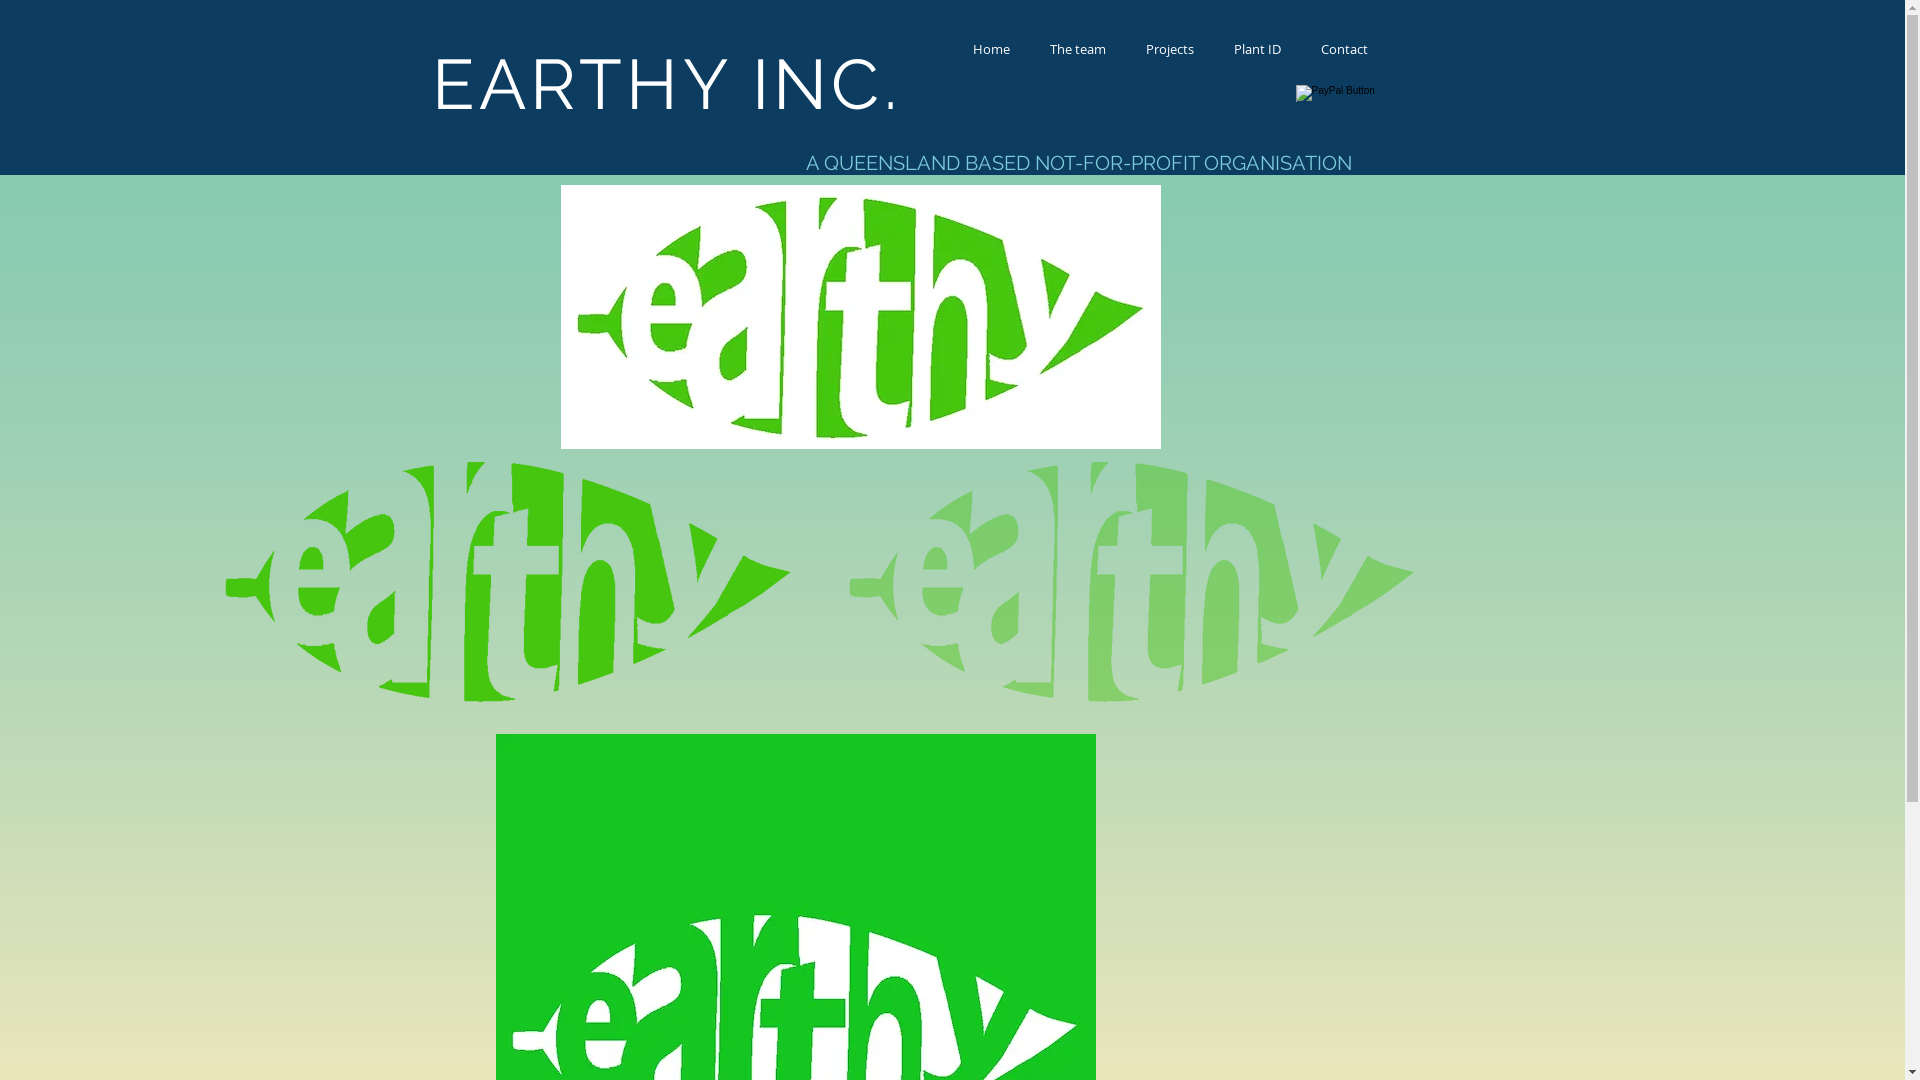 The height and width of the screenshot is (1080, 1920). I want to click on 'Projects', so click(1170, 48).